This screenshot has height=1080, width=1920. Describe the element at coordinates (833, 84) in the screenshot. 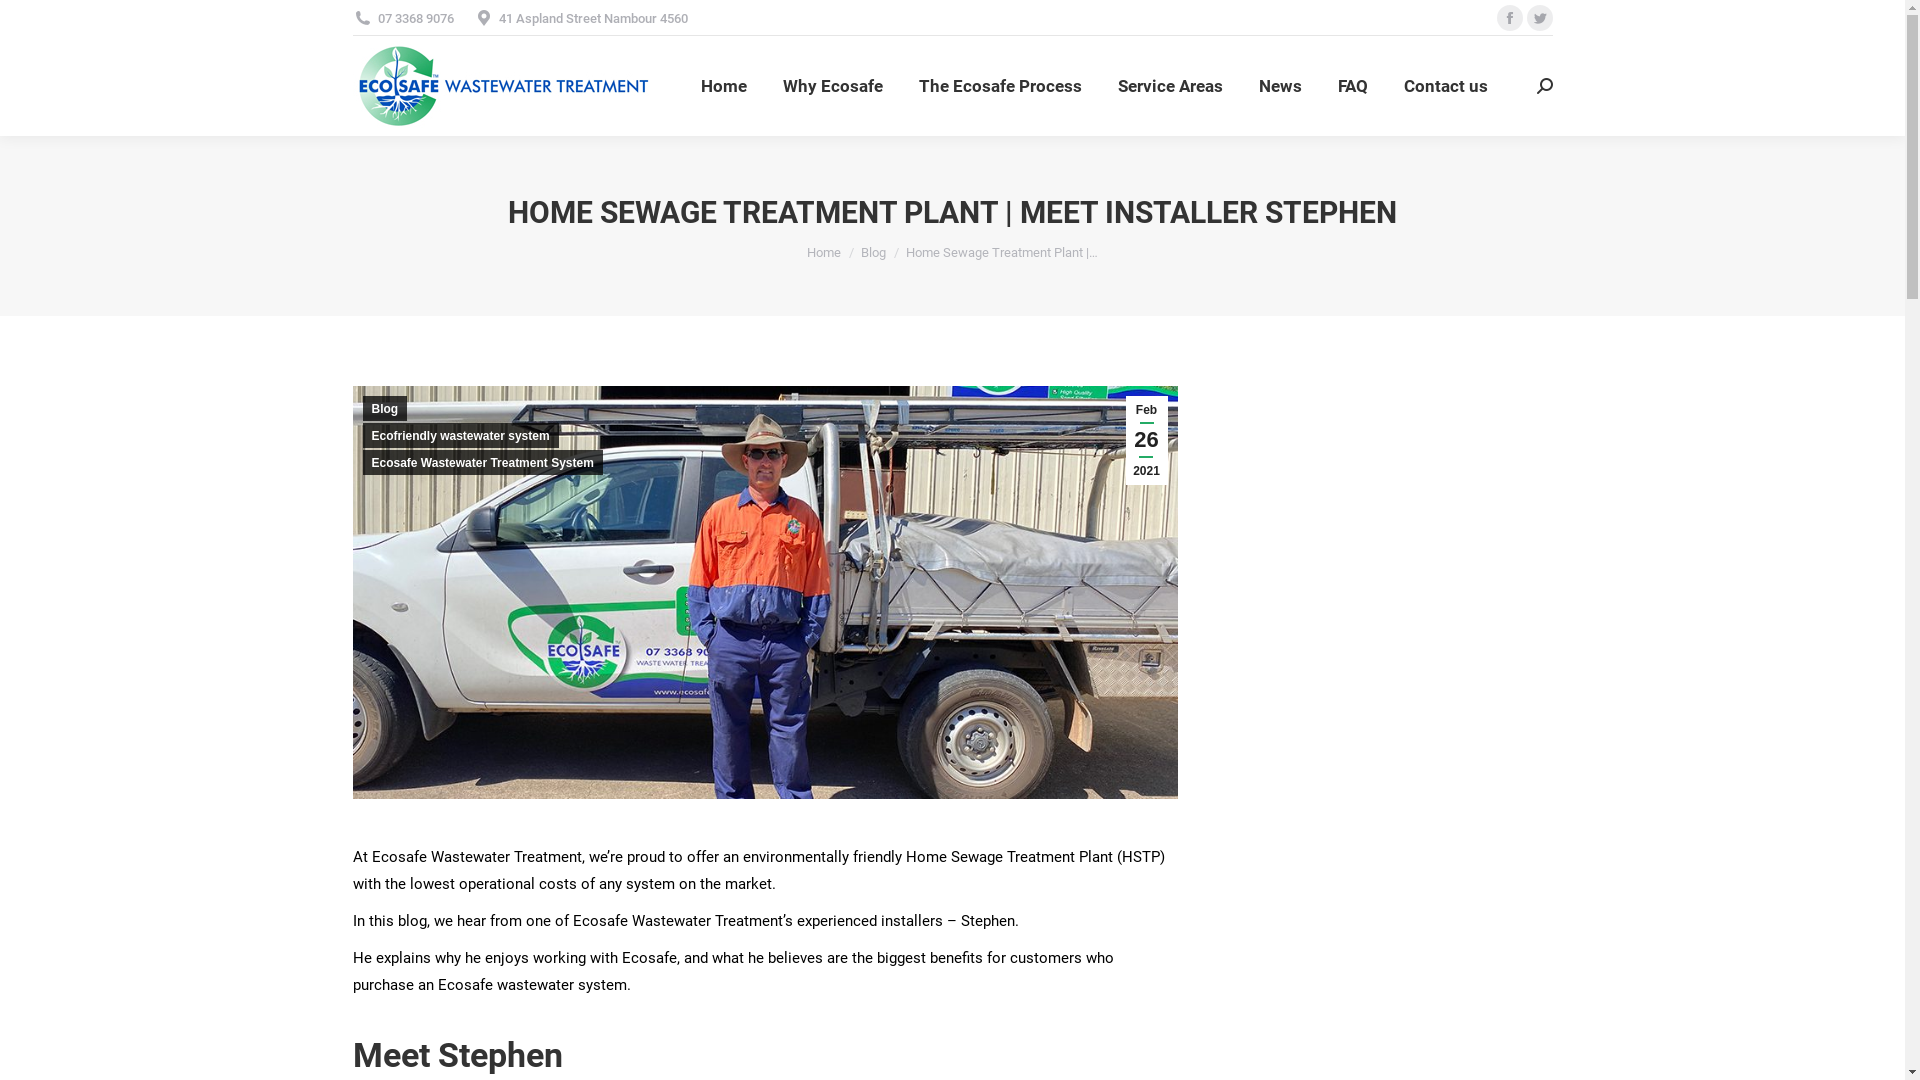

I see `'Why Ecosafe'` at that location.